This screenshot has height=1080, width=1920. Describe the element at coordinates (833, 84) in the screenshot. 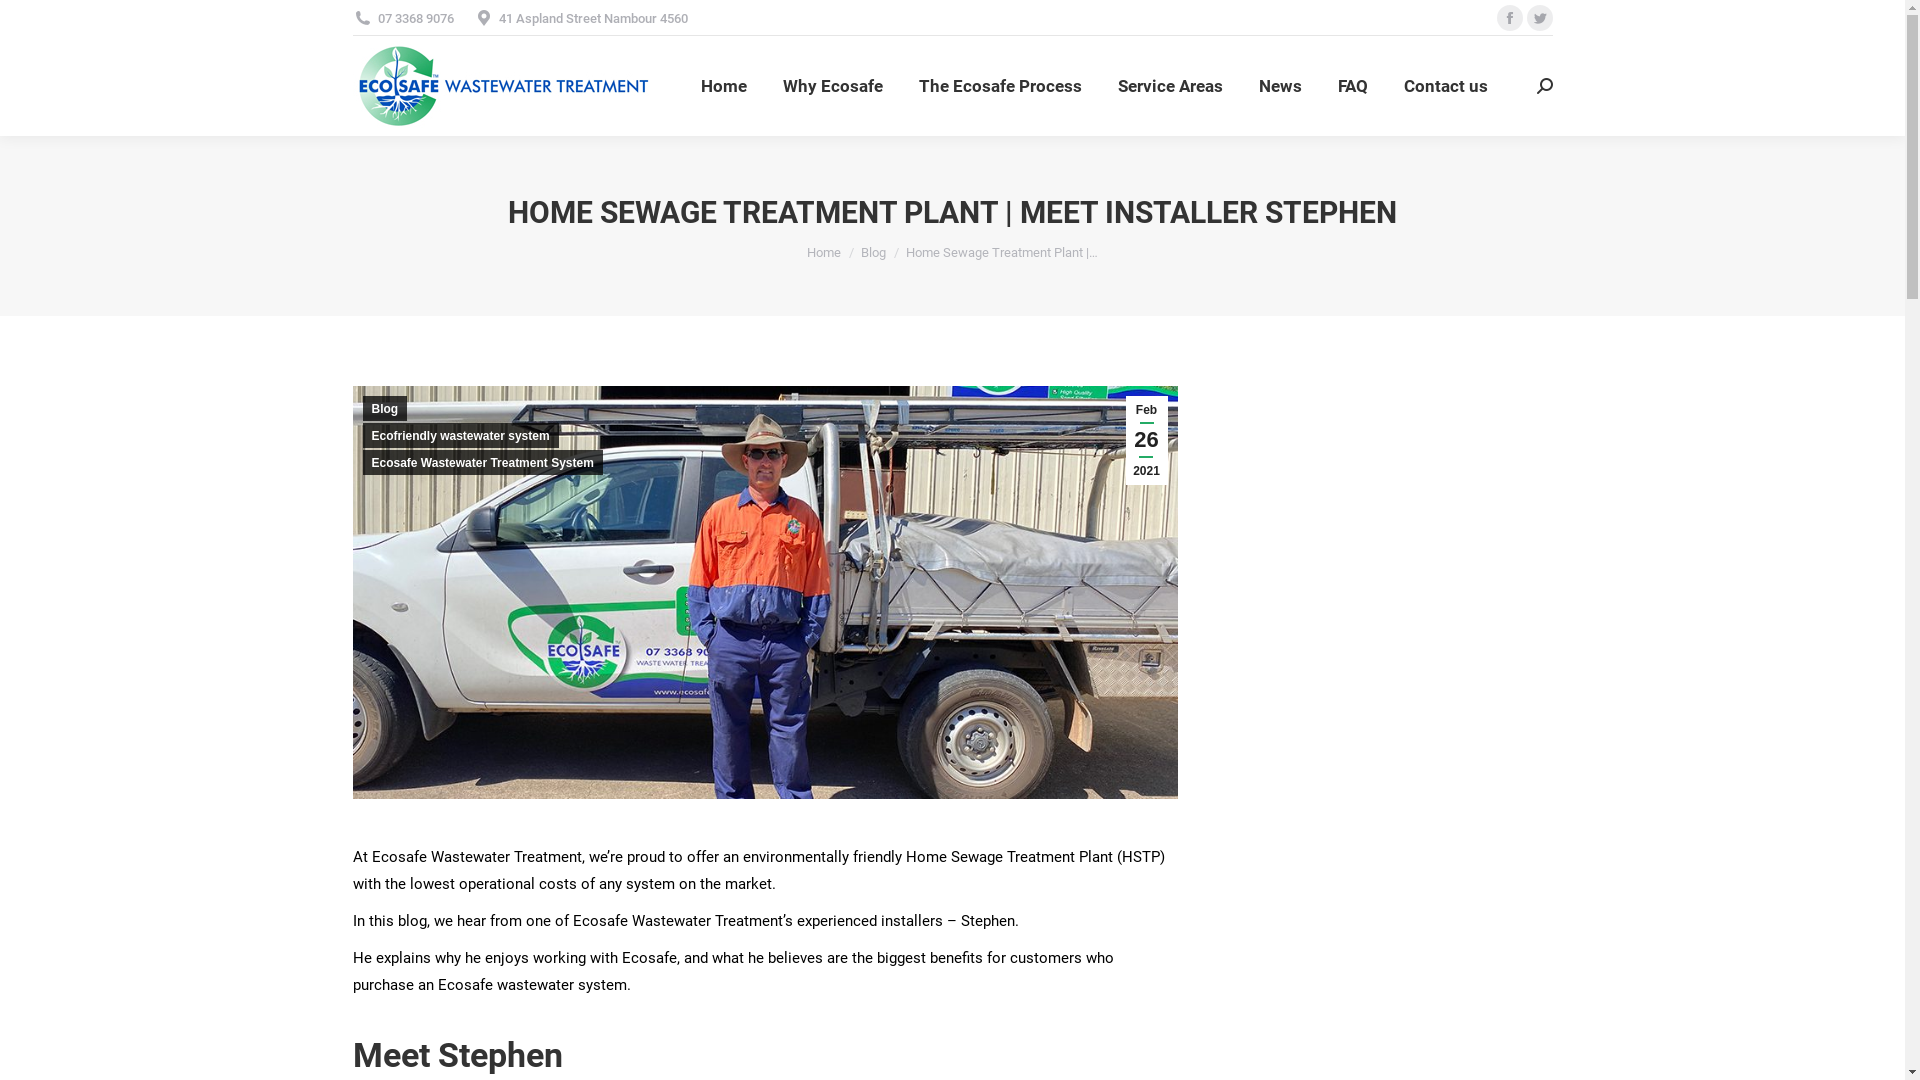

I see `'Why Ecosafe'` at that location.